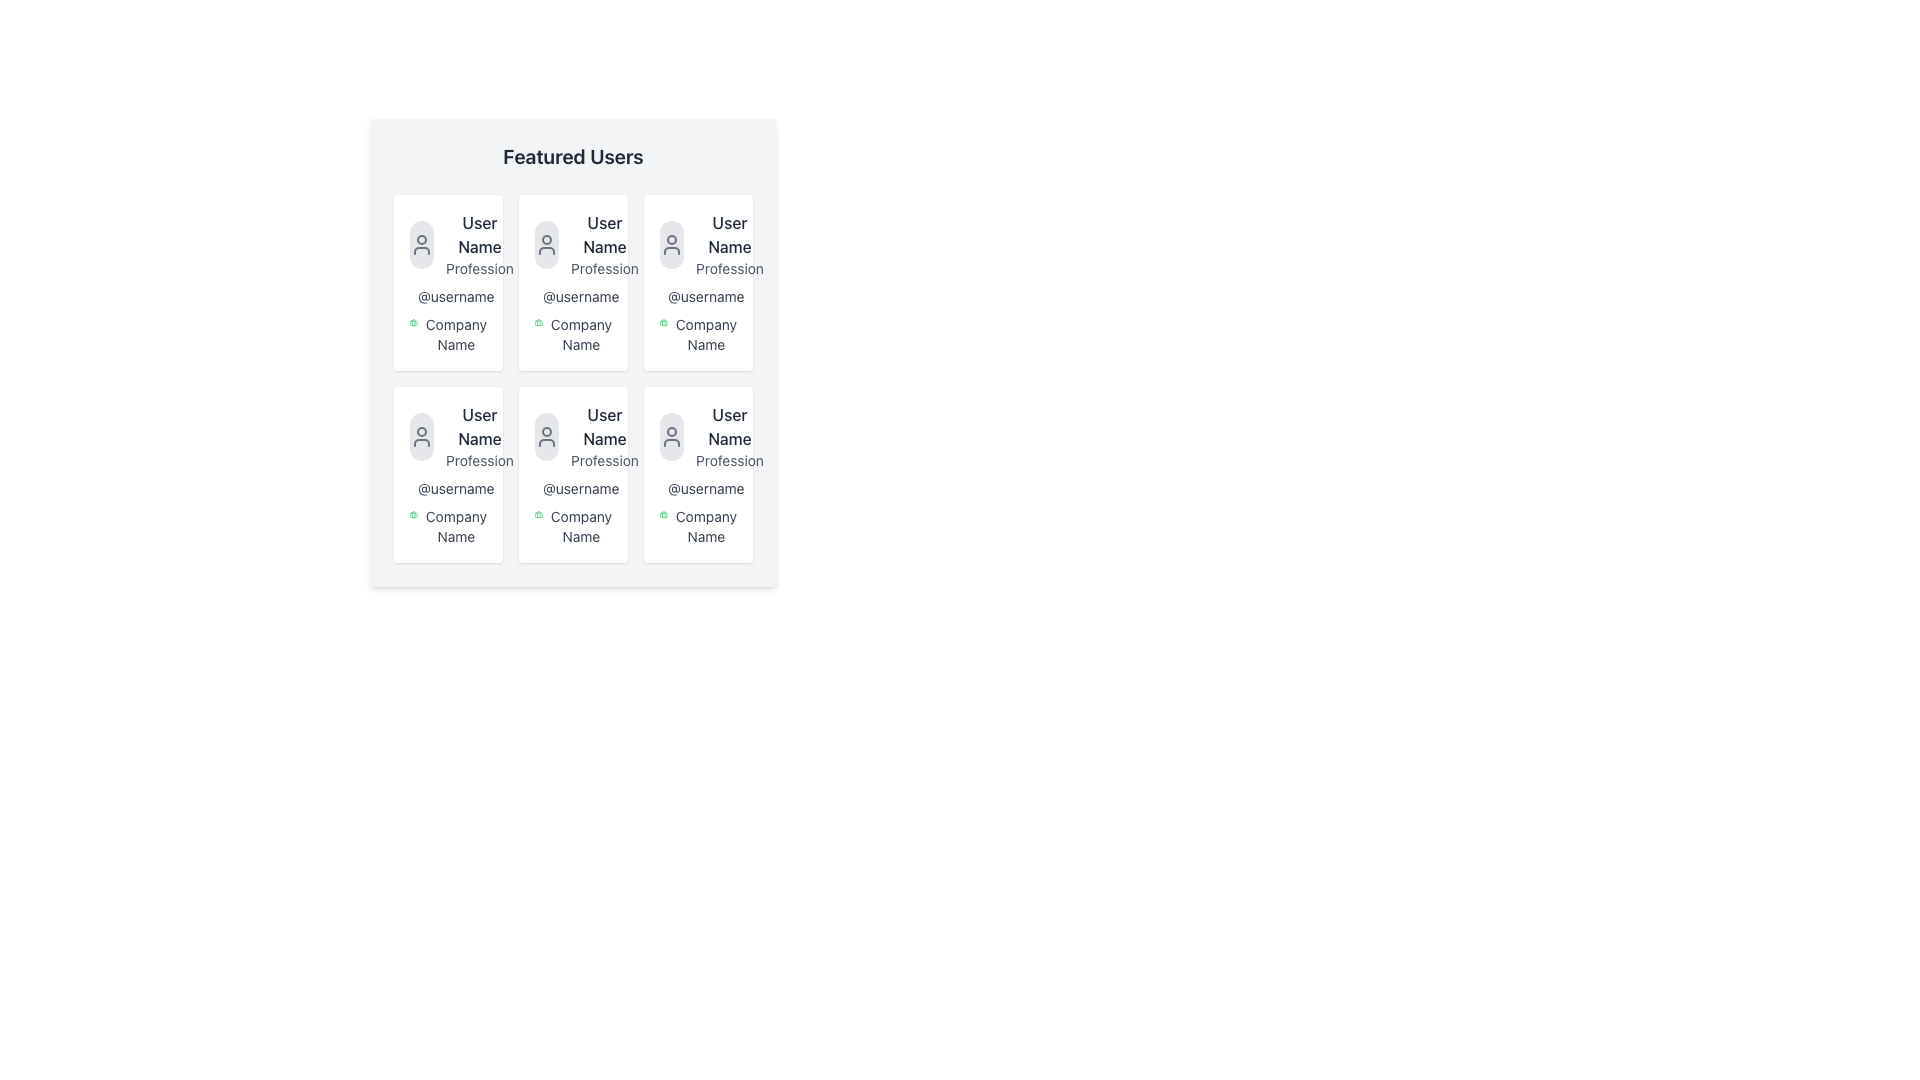  What do you see at coordinates (480, 268) in the screenshot?
I see `the text content of the text label that reads 'Profession', which is styled in gray` at bounding box center [480, 268].